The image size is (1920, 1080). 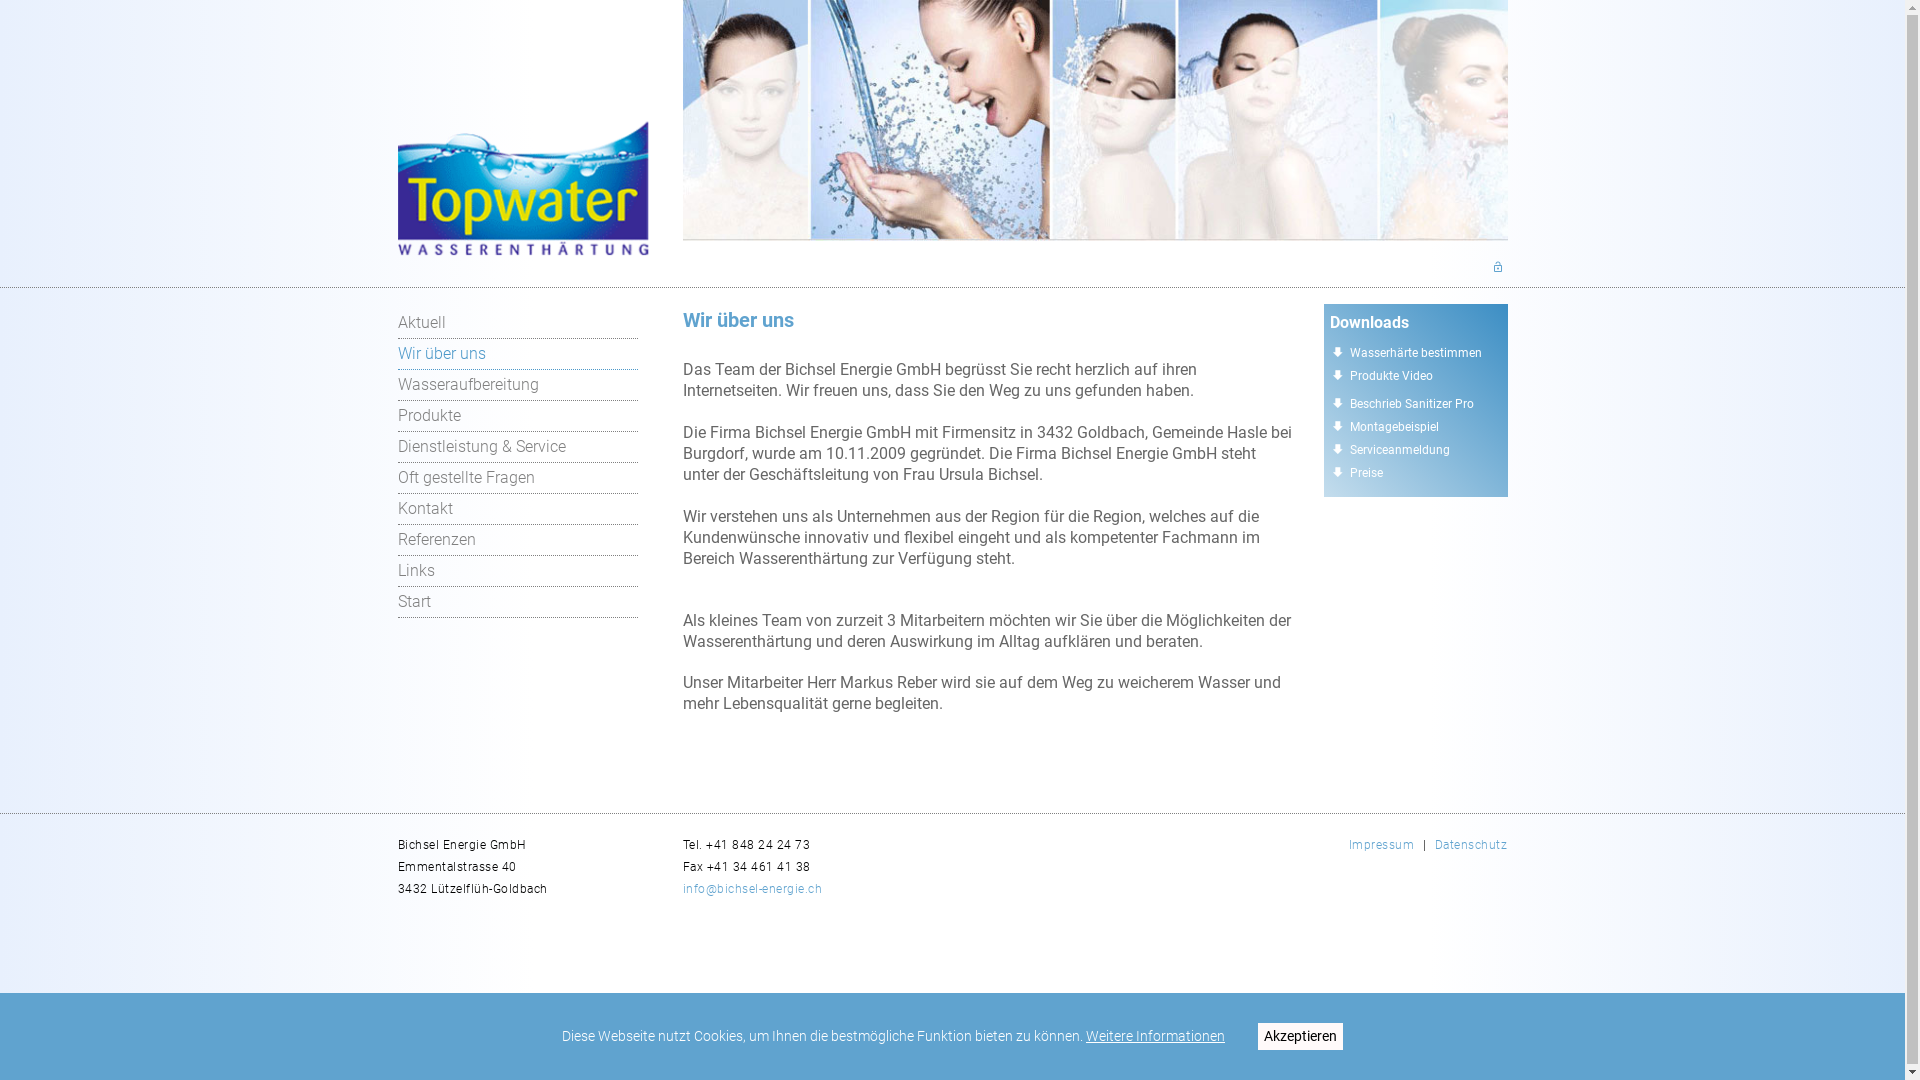 I want to click on 'Oft gestellte Fragen', so click(x=518, y=478).